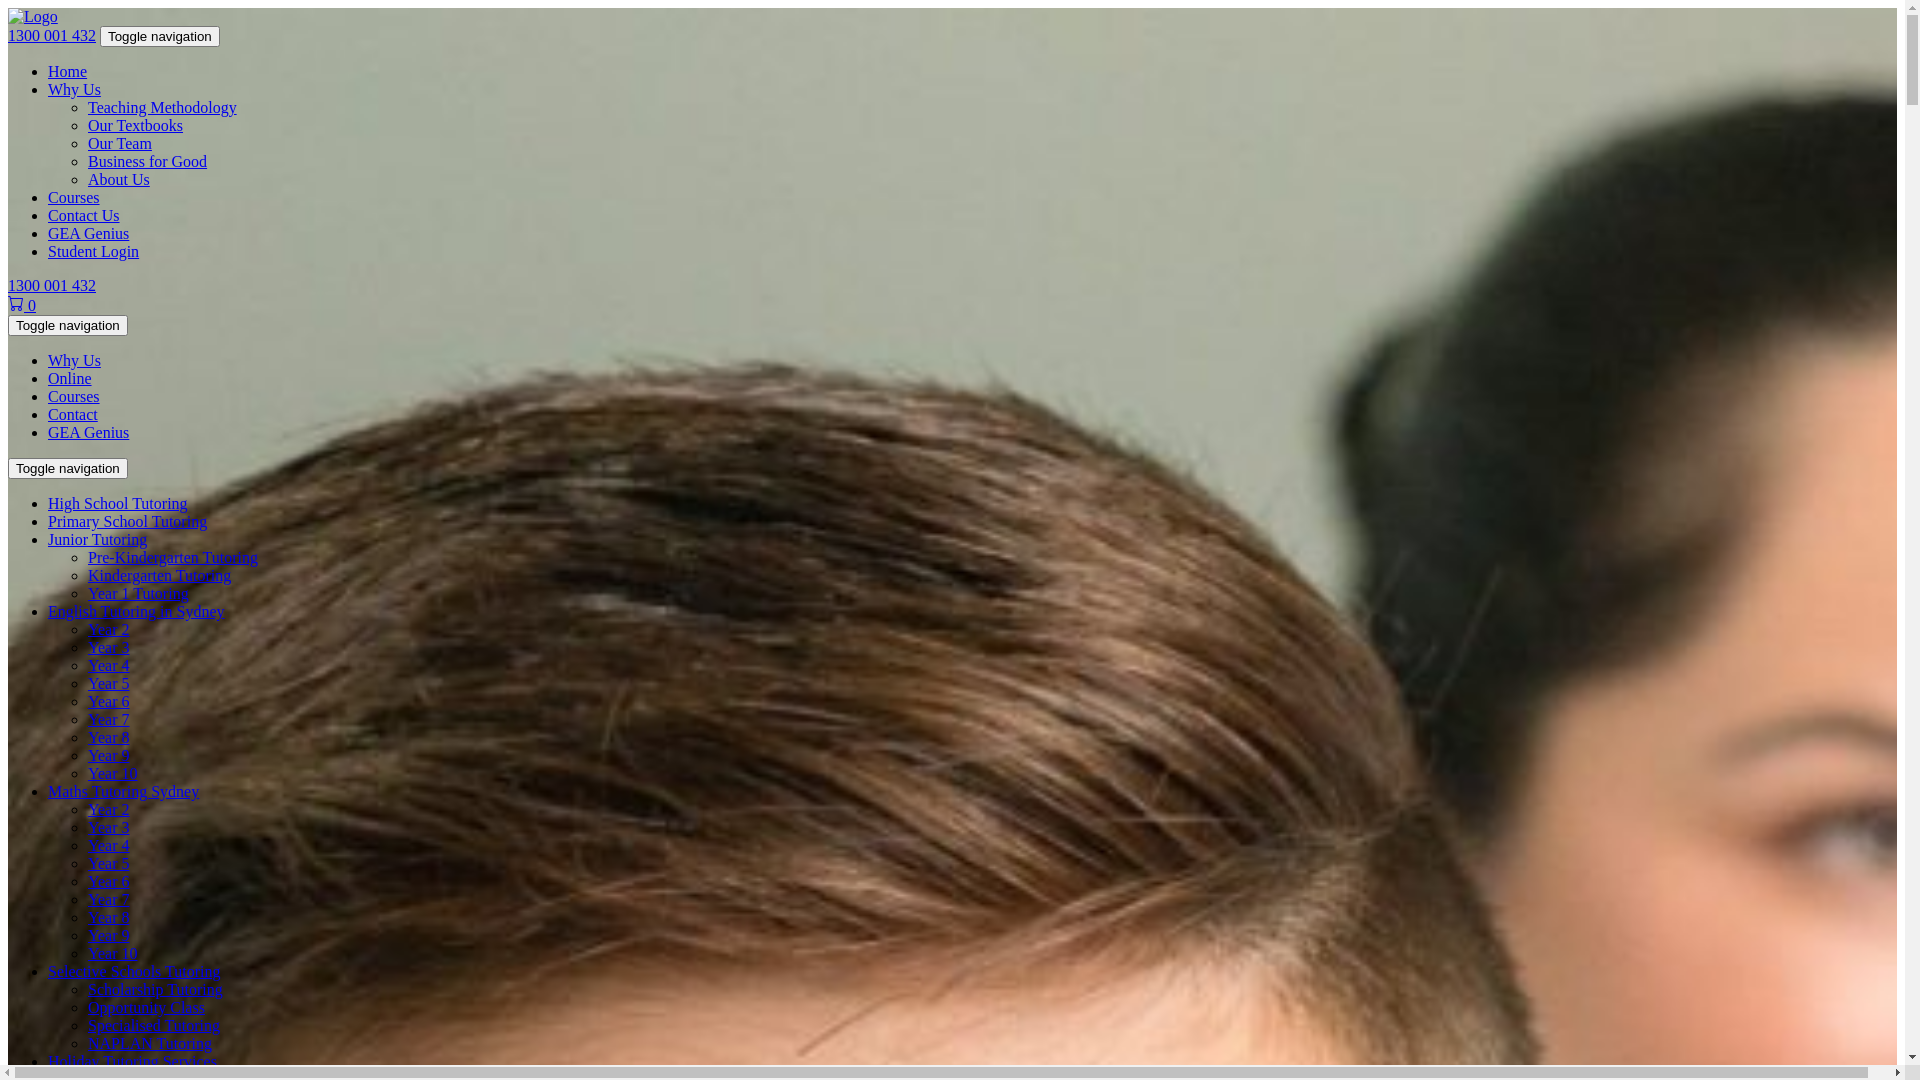  Describe the element at coordinates (107, 898) in the screenshot. I see `'Year 7'` at that location.